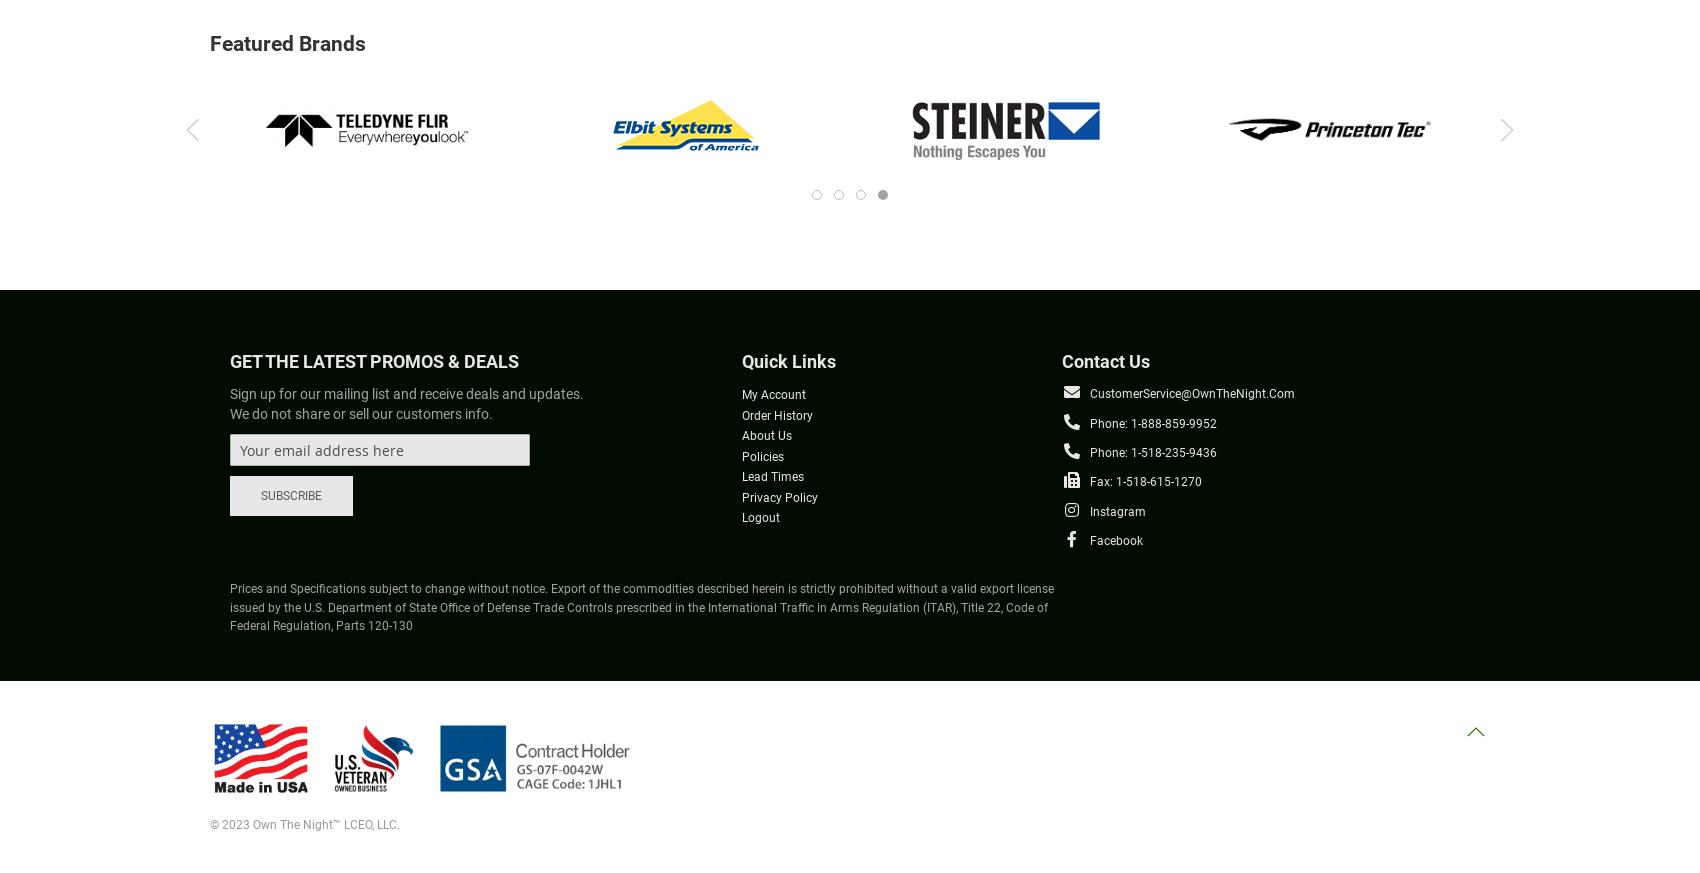 This screenshot has width=1700, height=873. Describe the element at coordinates (787, 359) in the screenshot. I see `'Quick Links'` at that location.